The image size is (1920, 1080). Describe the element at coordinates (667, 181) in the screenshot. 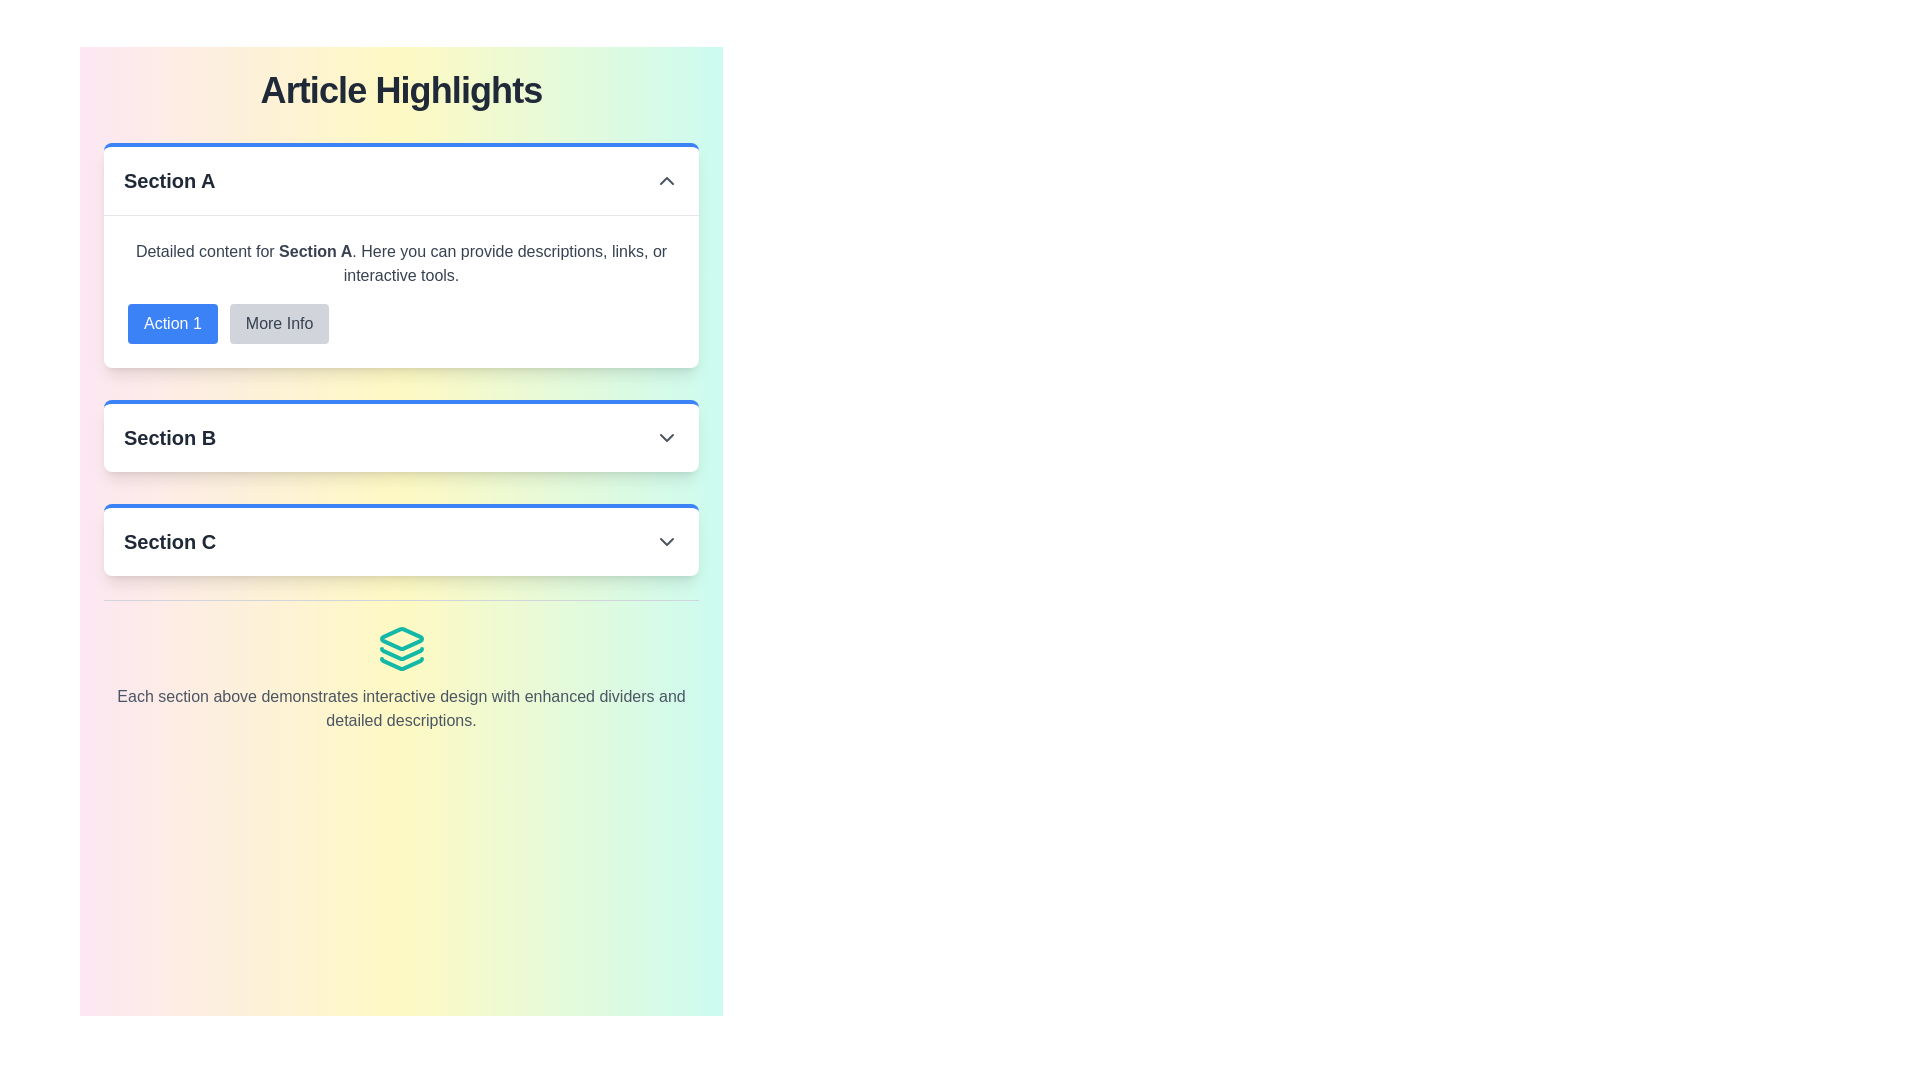

I see `the upward chevron icon located in the top-right corner of 'Section A', adjacent to the text label 'Section A'` at that location.